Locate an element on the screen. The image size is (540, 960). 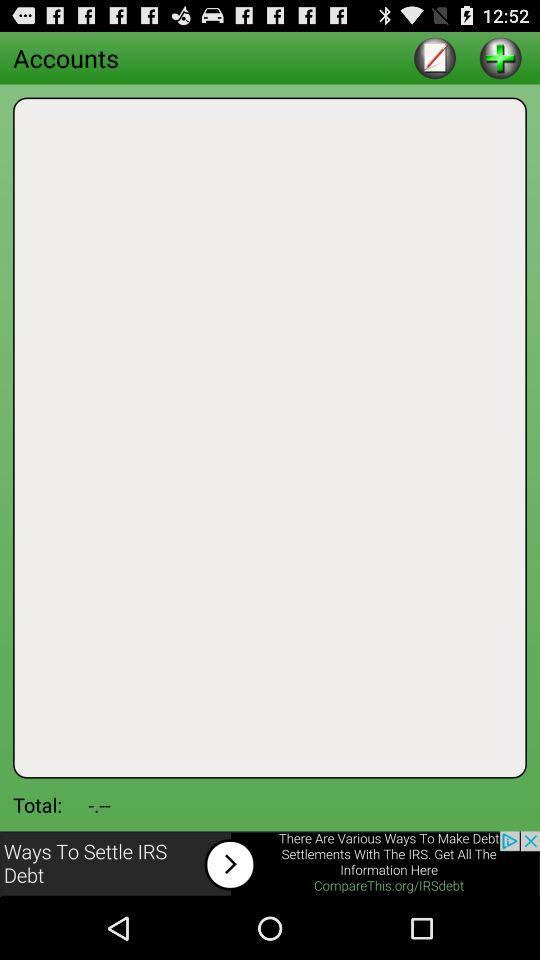
the add icon is located at coordinates (499, 61).